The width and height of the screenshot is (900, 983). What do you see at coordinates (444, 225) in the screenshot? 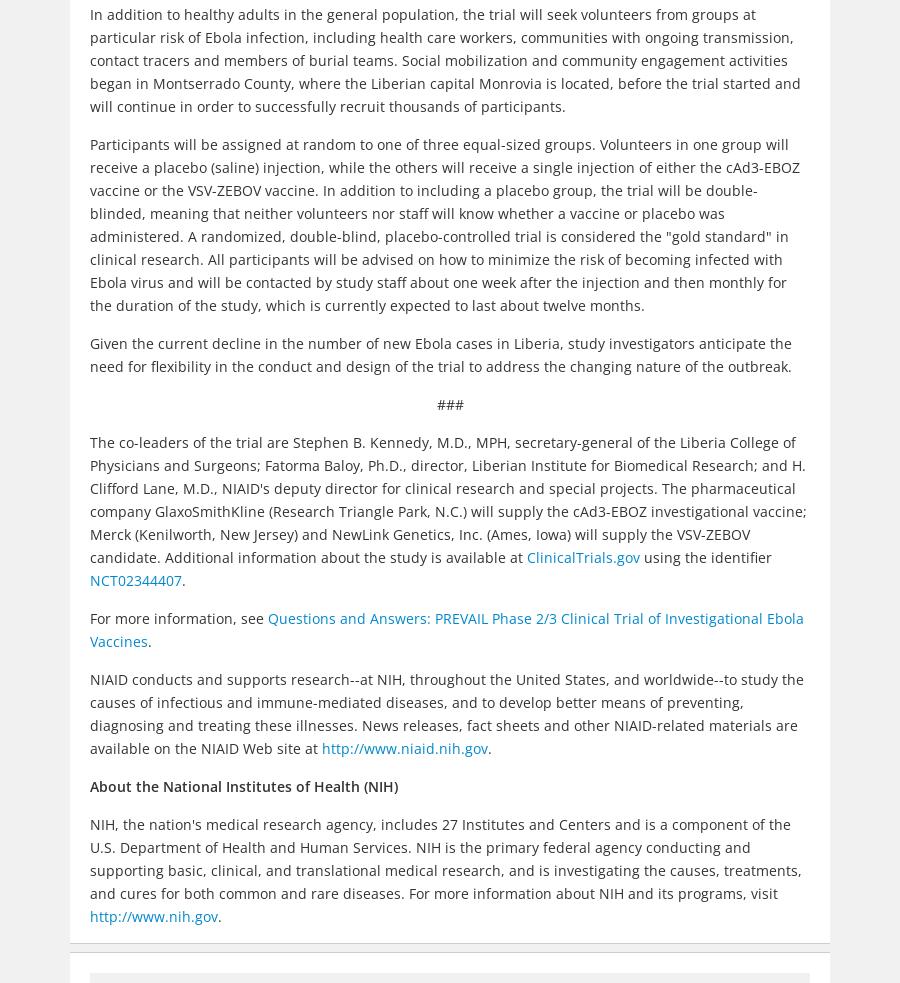
I see `'Participants will be assigned at random to one of three equal-sized groups. Volunteers in one group will receive a placebo (saline) injection, while the others will receive a single injection of either the cAd3-EBOZ vaccine or the VSV-ZEBOV vaccine. In addition to including a placebo group, the trial will be double-blinded, meaning that neither volunteers nor staff will know whether a vaccine or placebo was administered. A randomized, double-blind, placebo-controlled trial is considered the "gold standard" in clinical research. All participants will be advised on how to minimize the risk of becoming infected with Ebola virus and will be contacted by study staff about one week after the injection and then monthly for the duration of the study, which is currently expected to last about twelve months.'` at bounding box center [444, 225].